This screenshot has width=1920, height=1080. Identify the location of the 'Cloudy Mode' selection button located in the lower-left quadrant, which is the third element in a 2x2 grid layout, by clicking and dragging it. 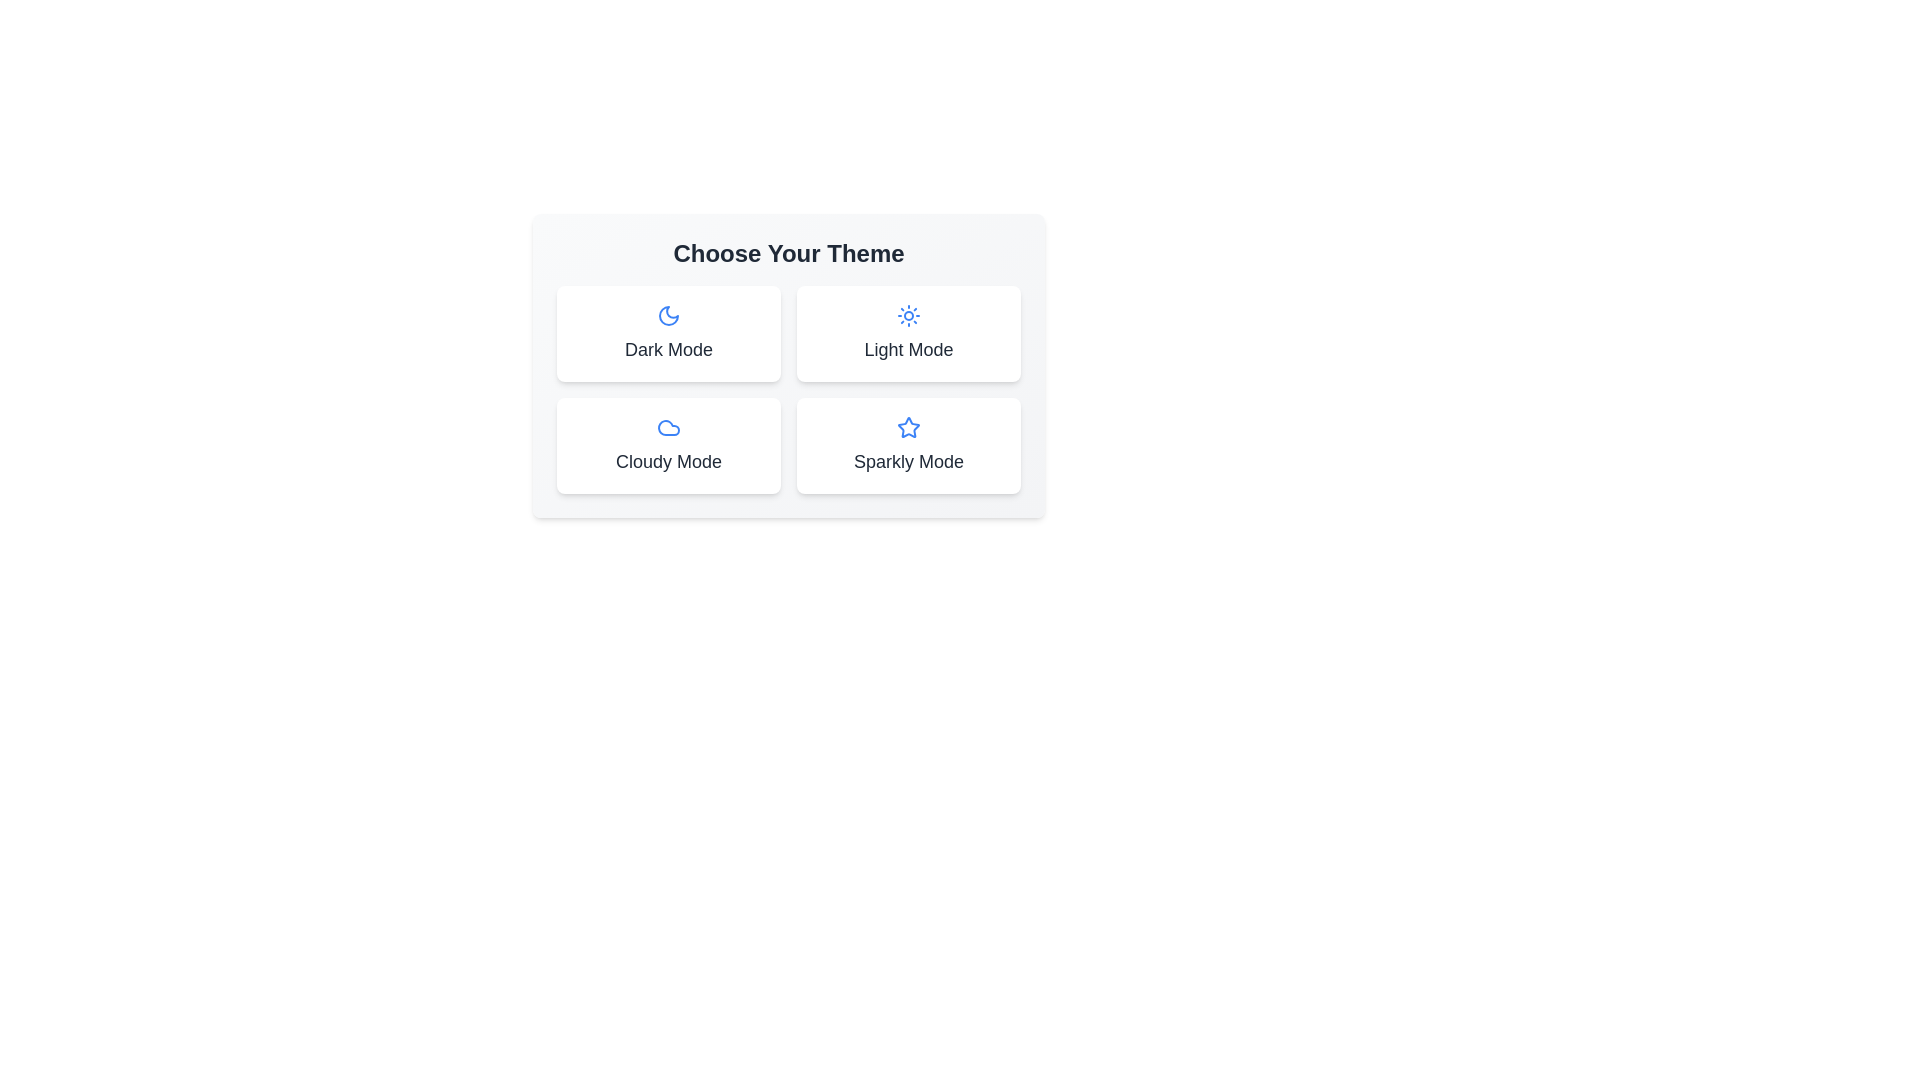
(668, 445).